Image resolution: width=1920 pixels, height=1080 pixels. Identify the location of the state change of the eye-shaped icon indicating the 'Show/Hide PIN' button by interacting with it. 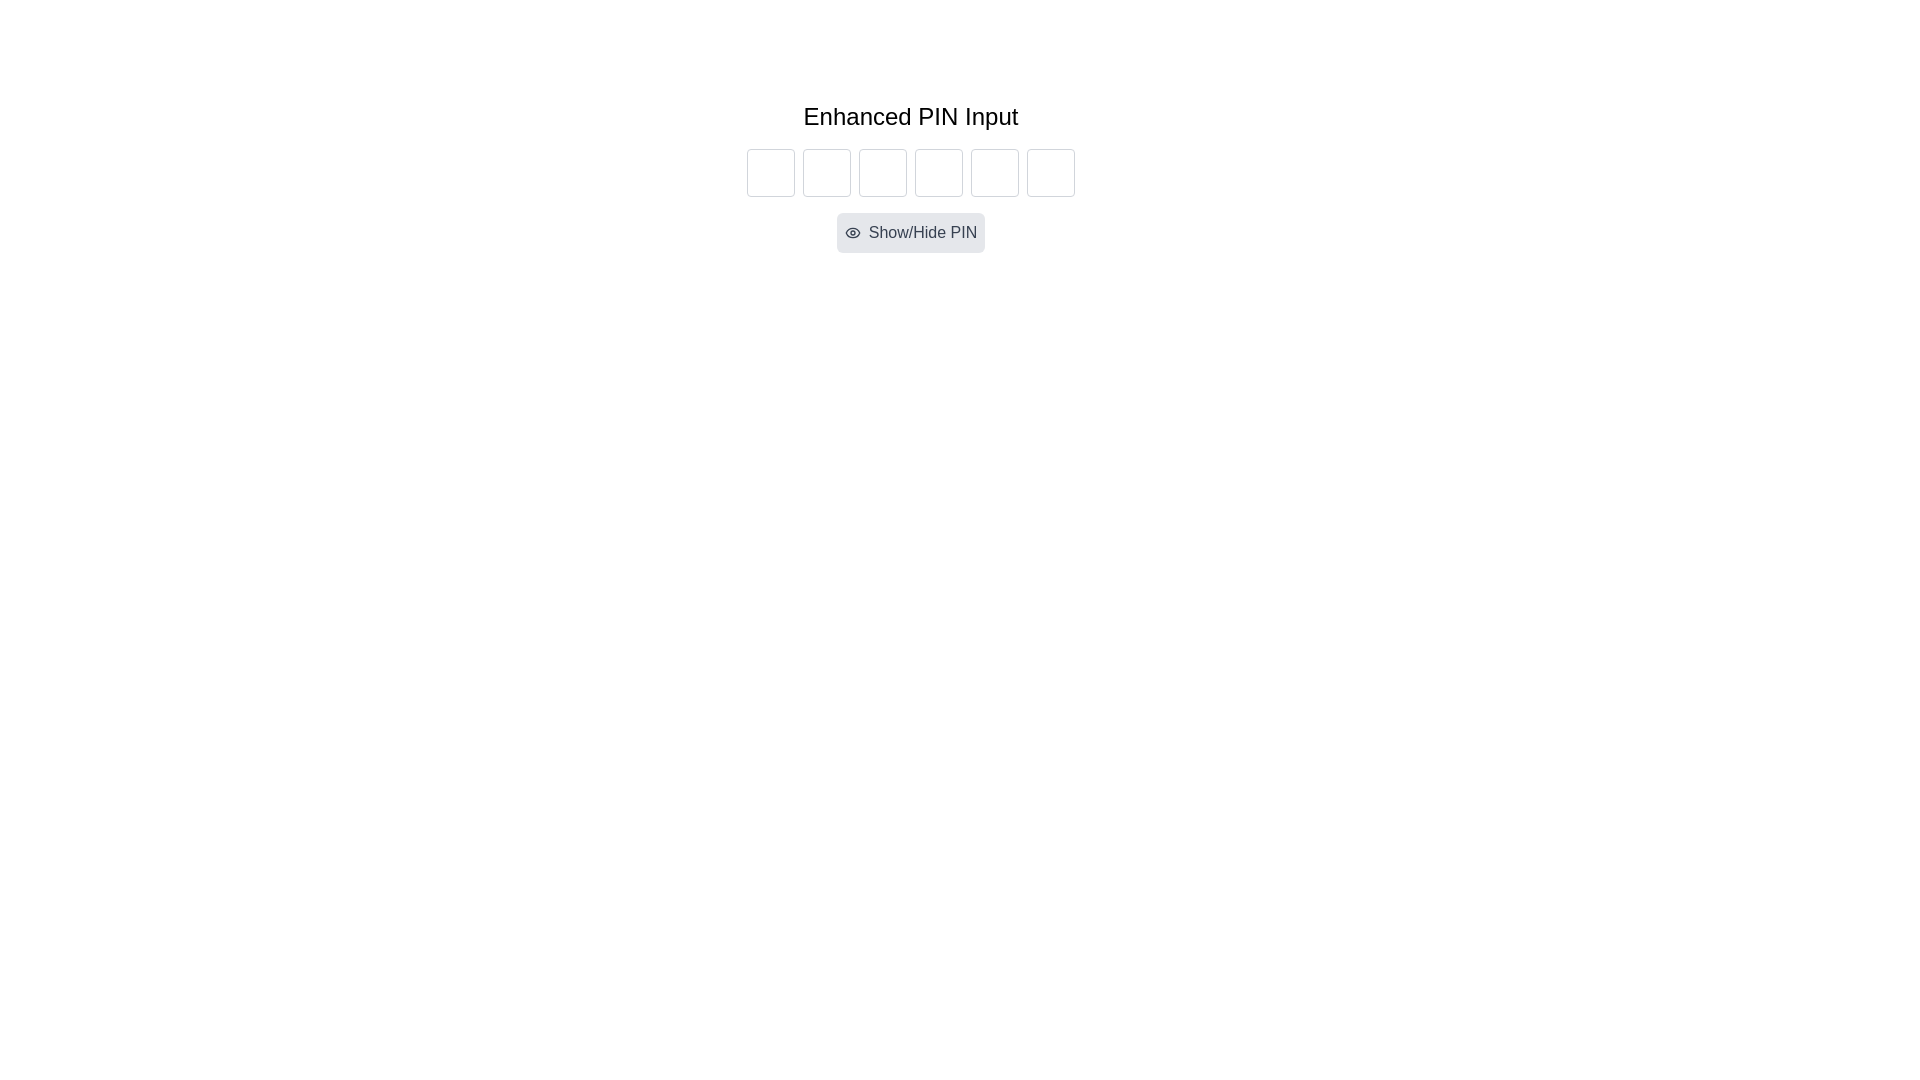
(852, 231).